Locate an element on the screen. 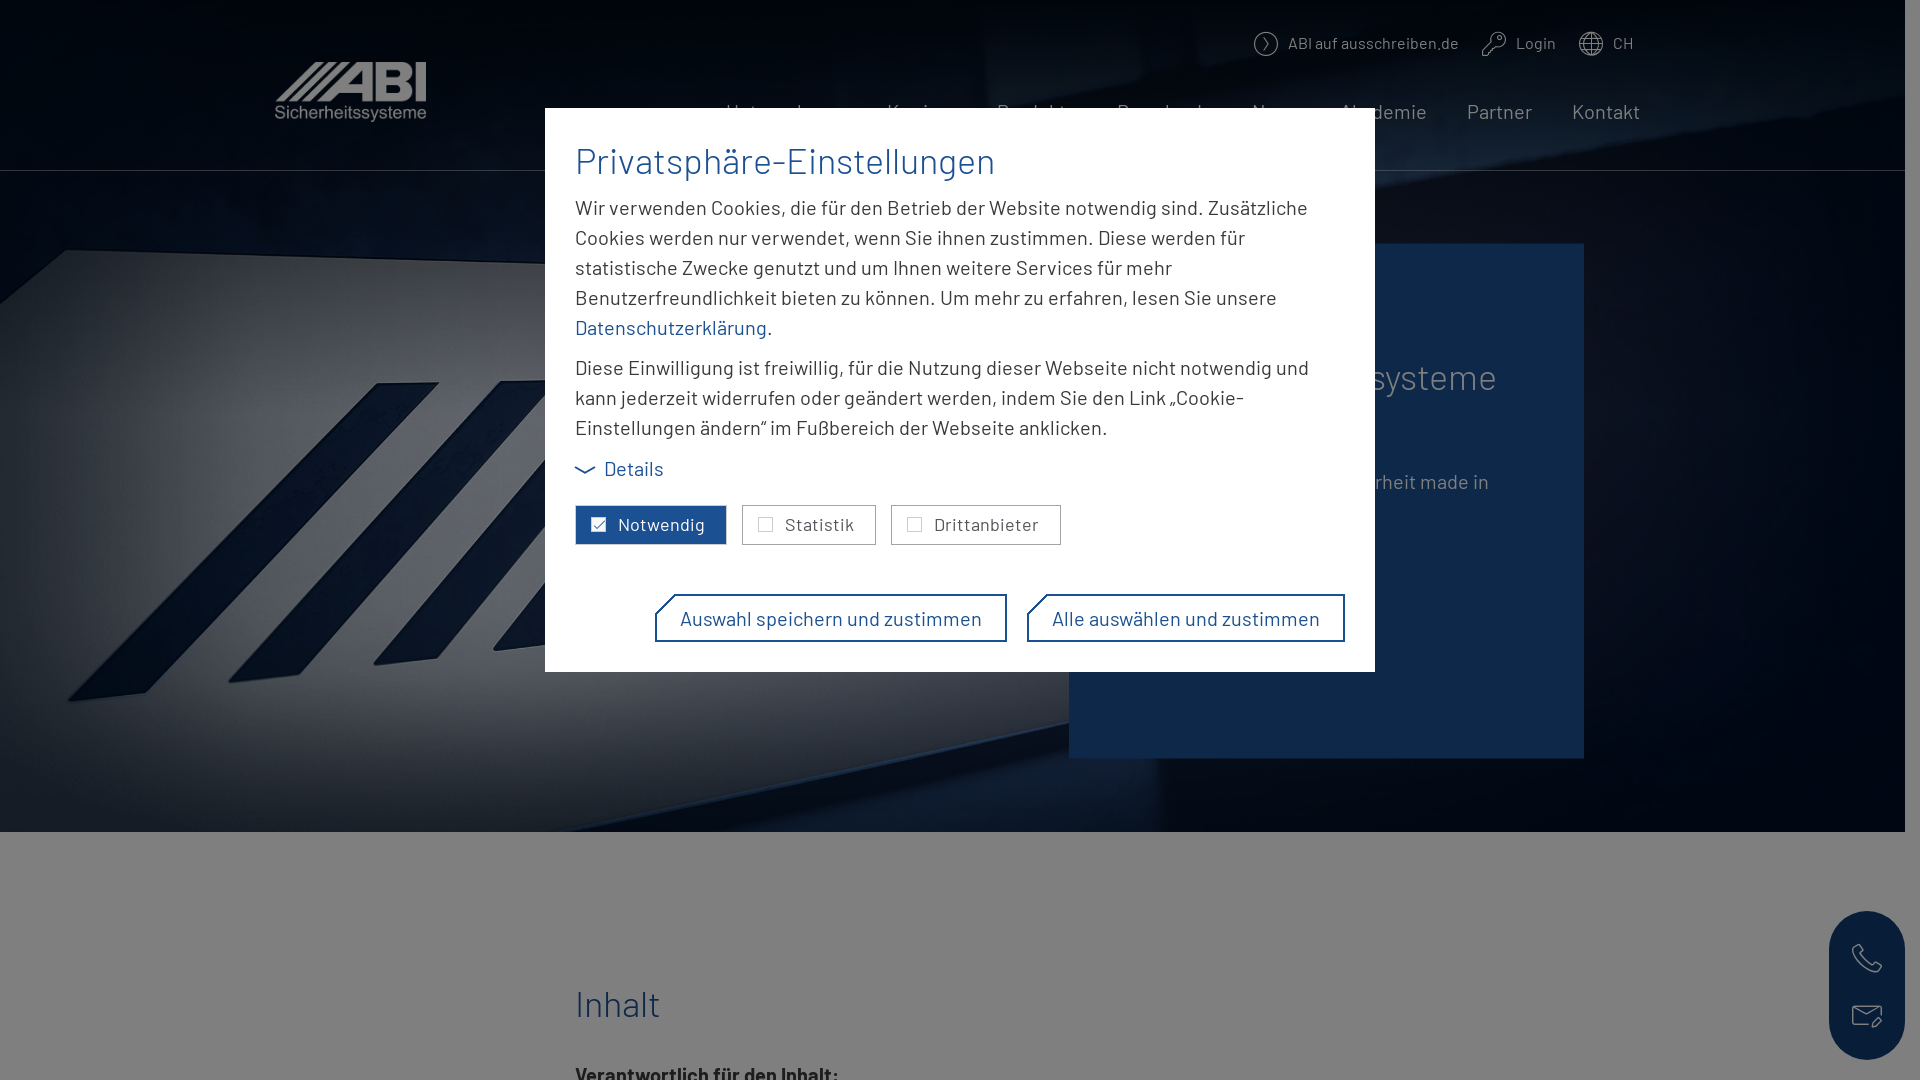 The height and width of the screenshot is (1080, 1920). 'CH' is located at coordinates (1606, 42).